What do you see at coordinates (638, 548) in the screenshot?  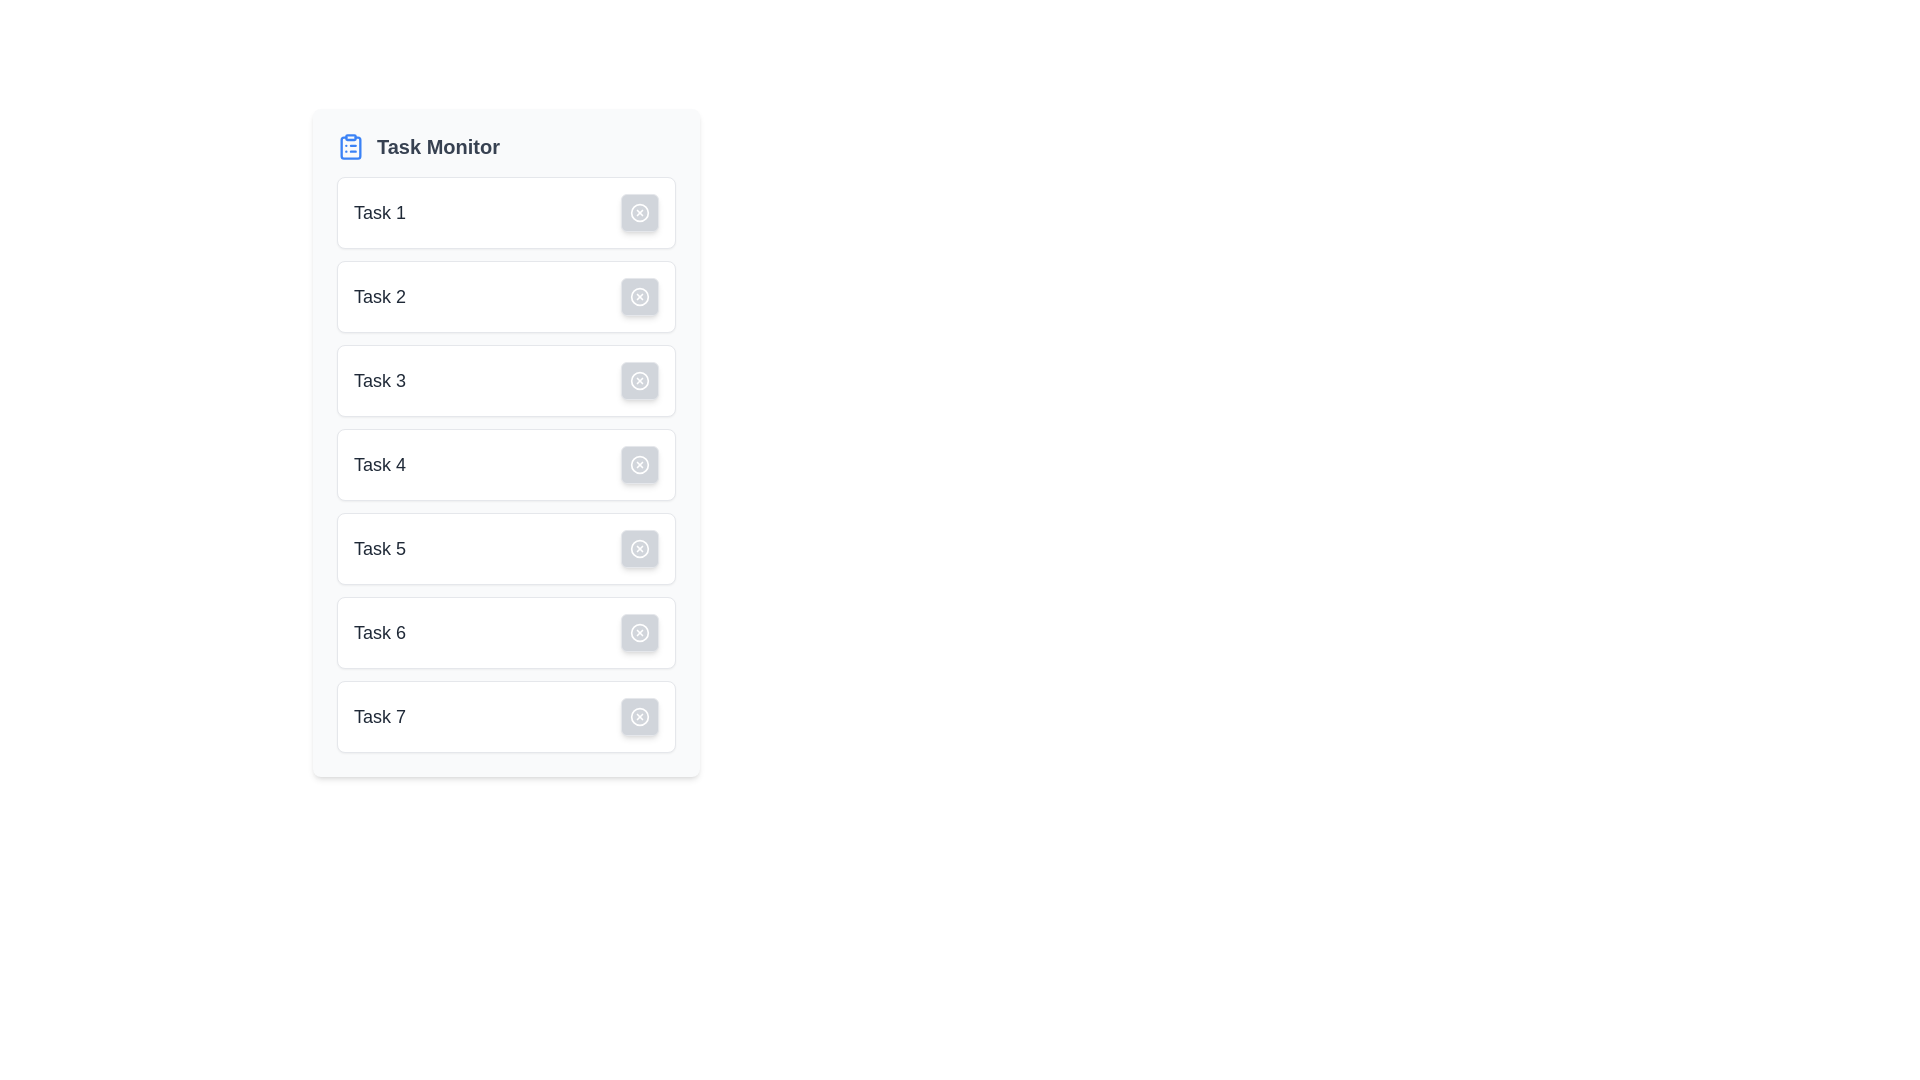 I see `the deletion or cancellation button for 'Task 5' located in the vertical list under the 'Task Monitor' label` at bounding box center [638, 548].